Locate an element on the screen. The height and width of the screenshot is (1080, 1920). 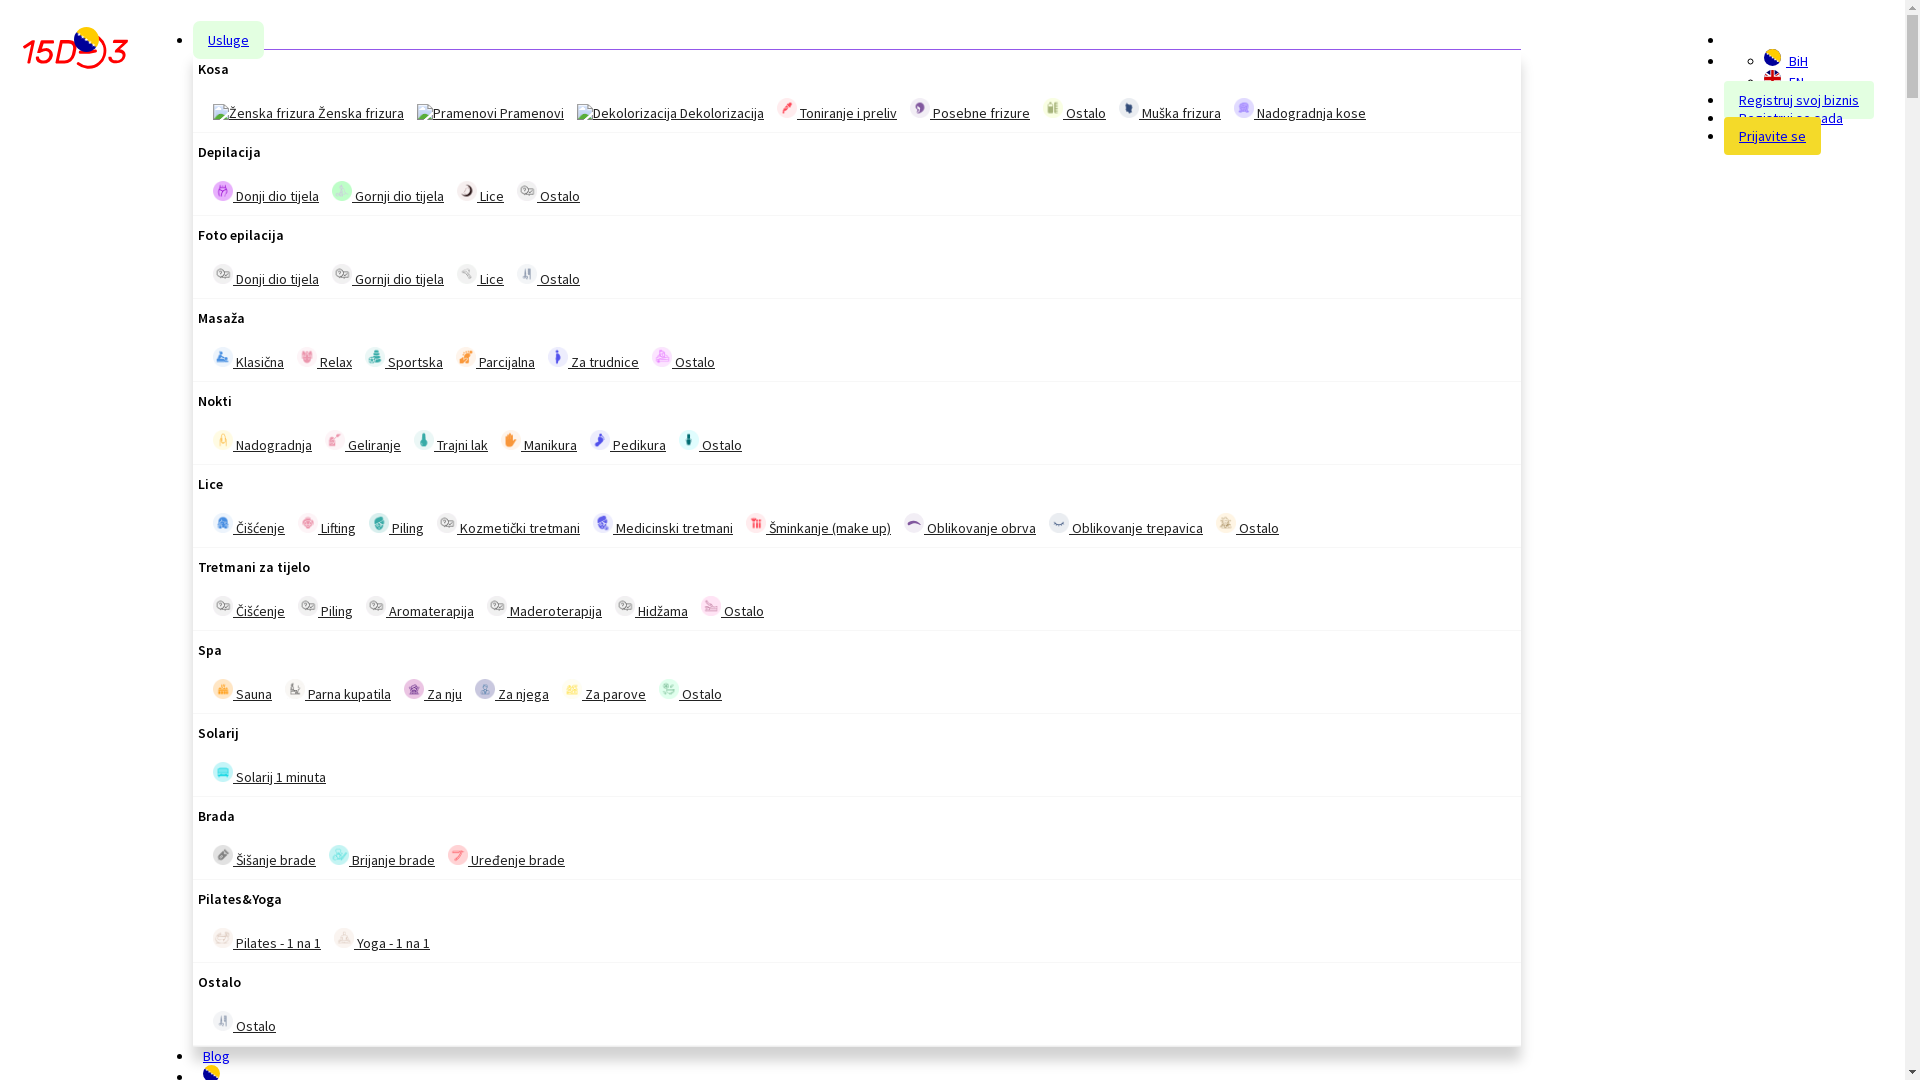
'Yoga - 1 na 1' is located at coordinates (382, 940).